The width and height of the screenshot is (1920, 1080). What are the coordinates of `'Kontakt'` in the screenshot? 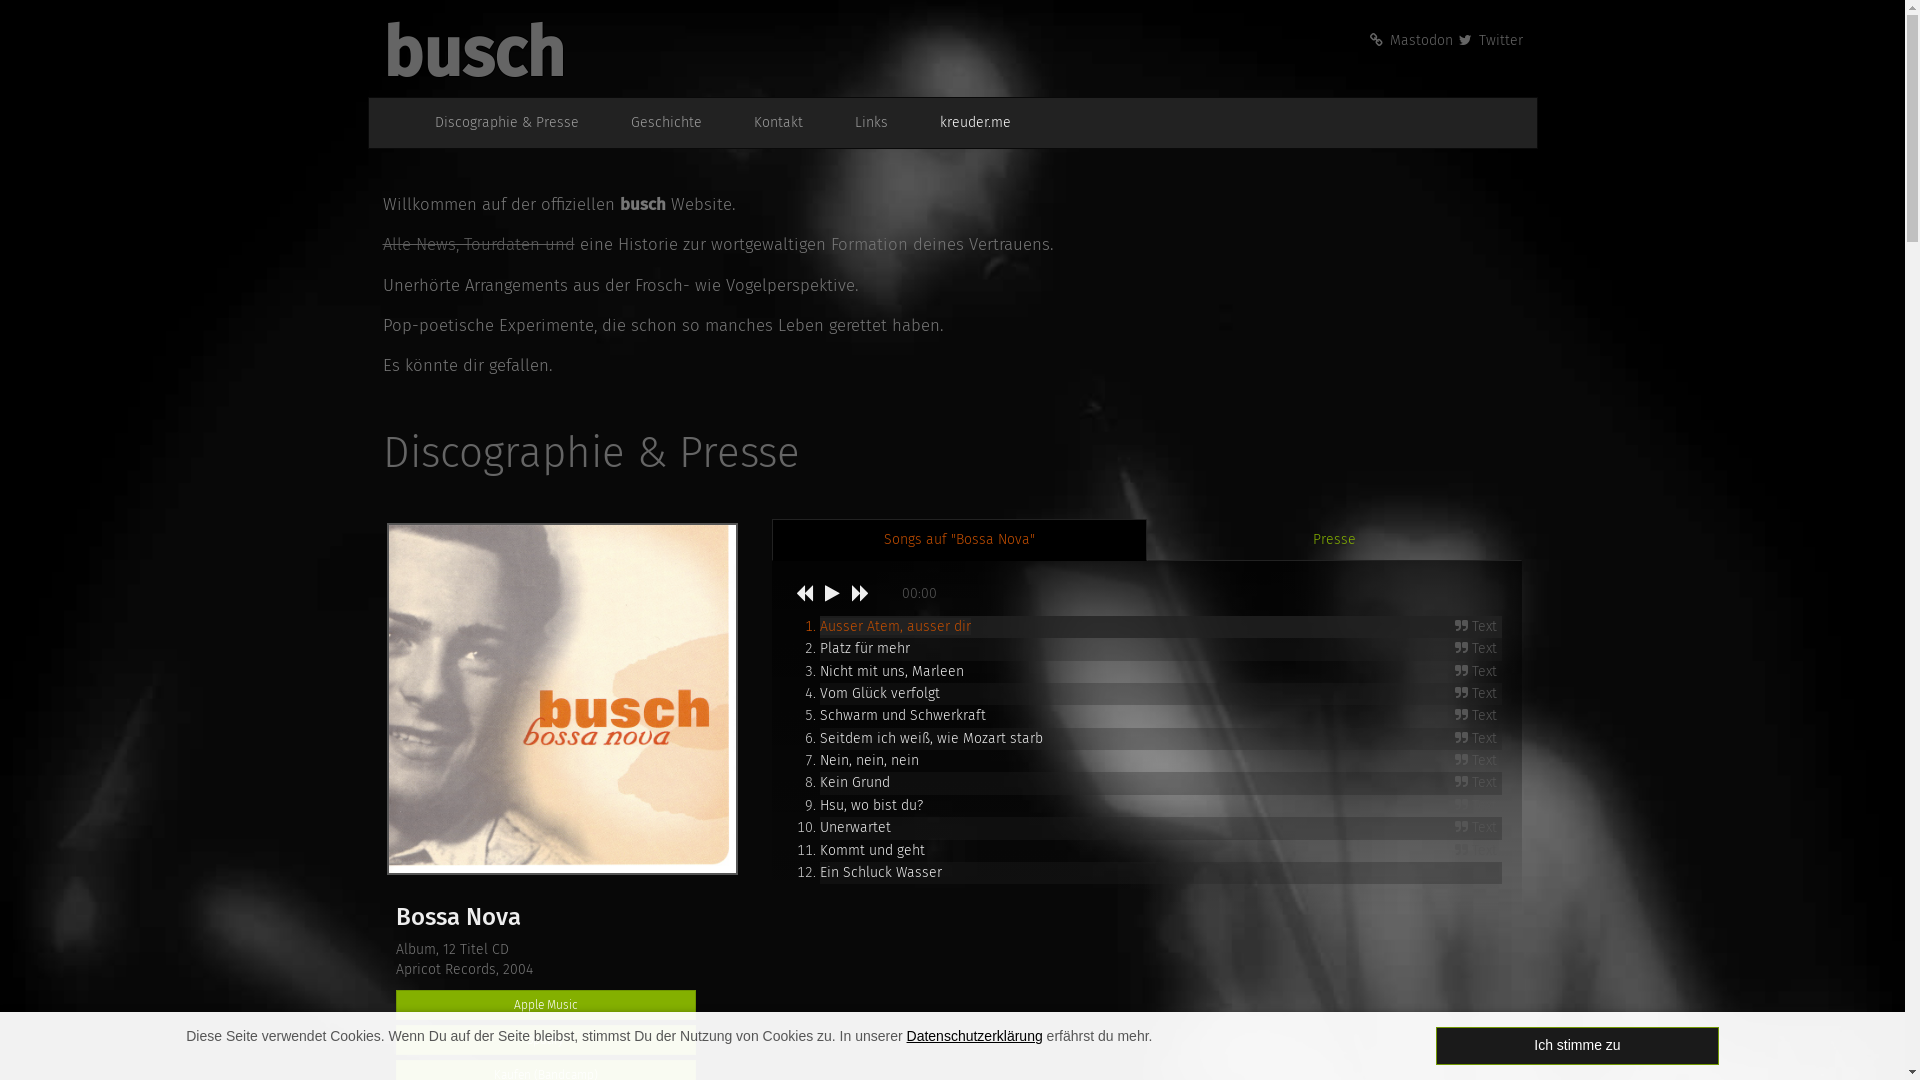 It's located at (766, 123).